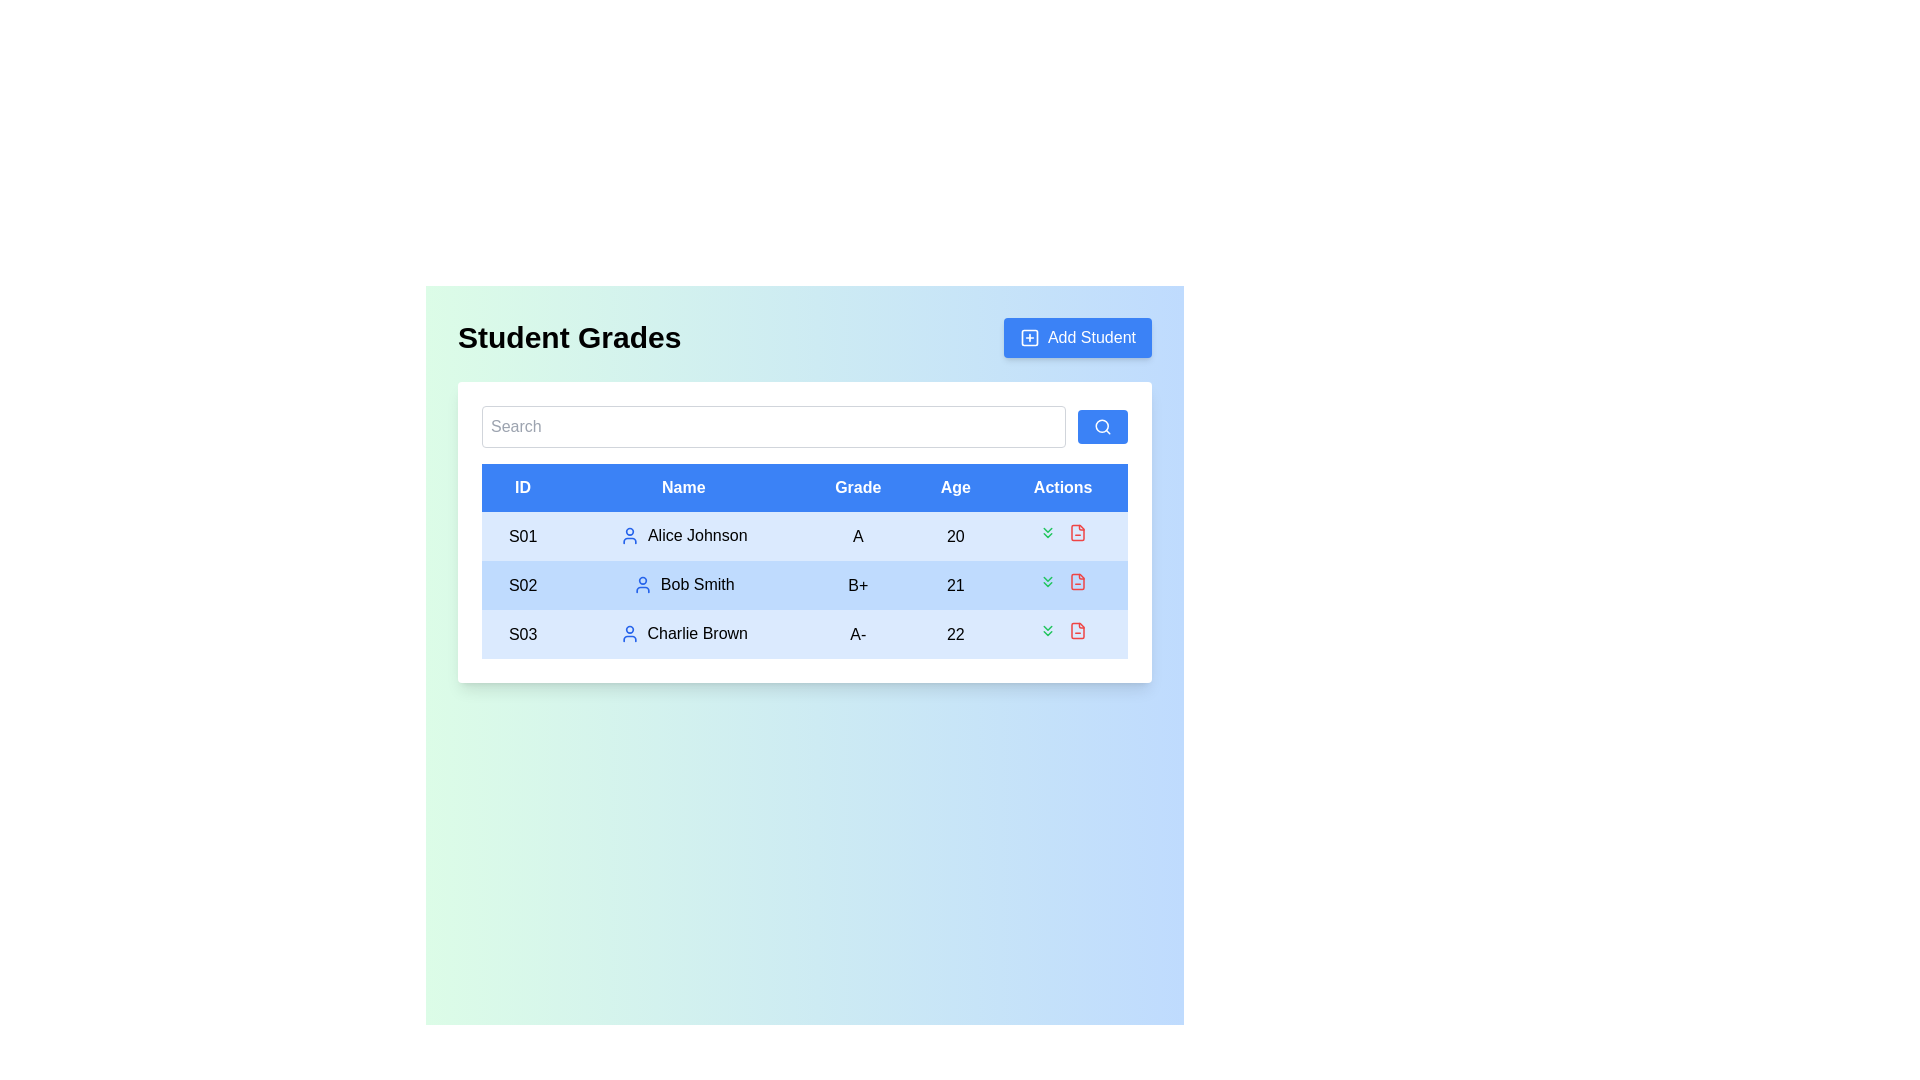 The width and height of the screenshot is (1920, 1080). I want to click on the unique ID displayed in the text label located in the second row of the table under the 'ID' column, so click(523, 585).